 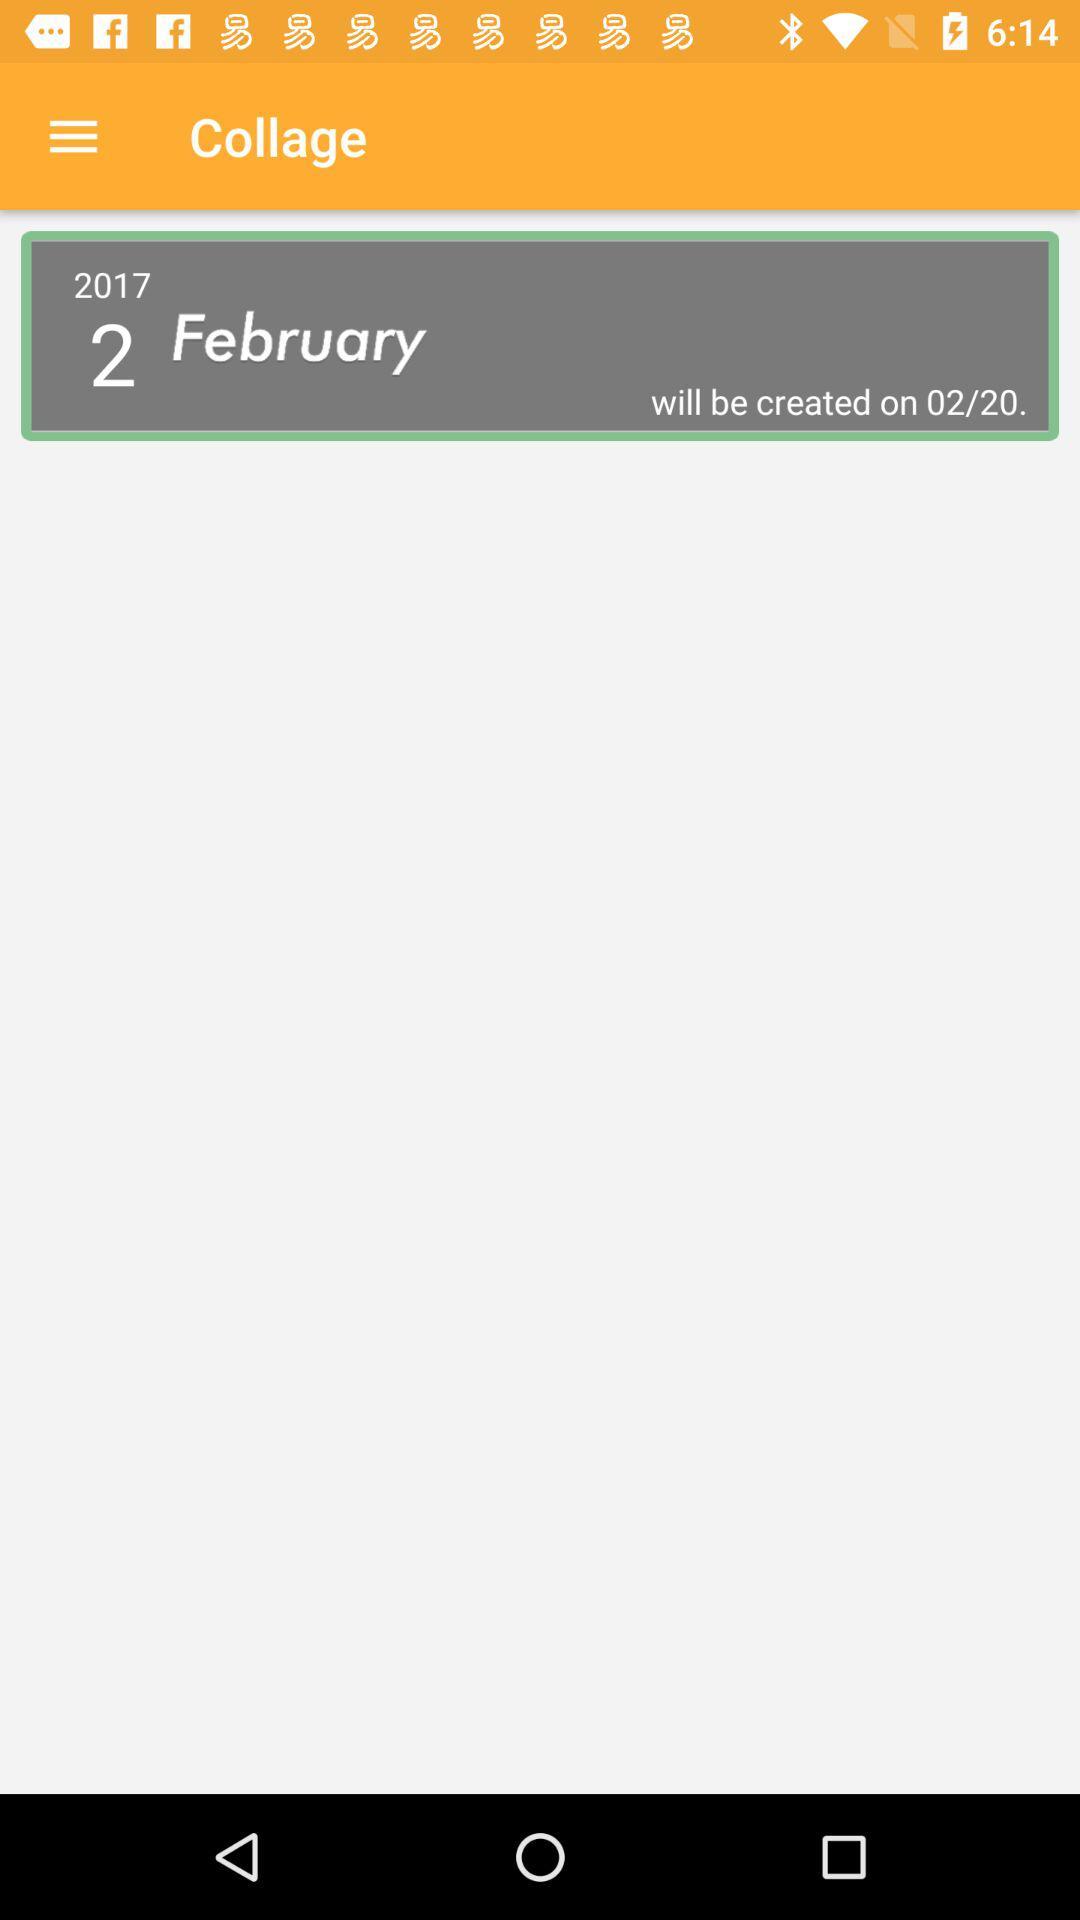 I want to click on will be created, so click(x=599, y=400).